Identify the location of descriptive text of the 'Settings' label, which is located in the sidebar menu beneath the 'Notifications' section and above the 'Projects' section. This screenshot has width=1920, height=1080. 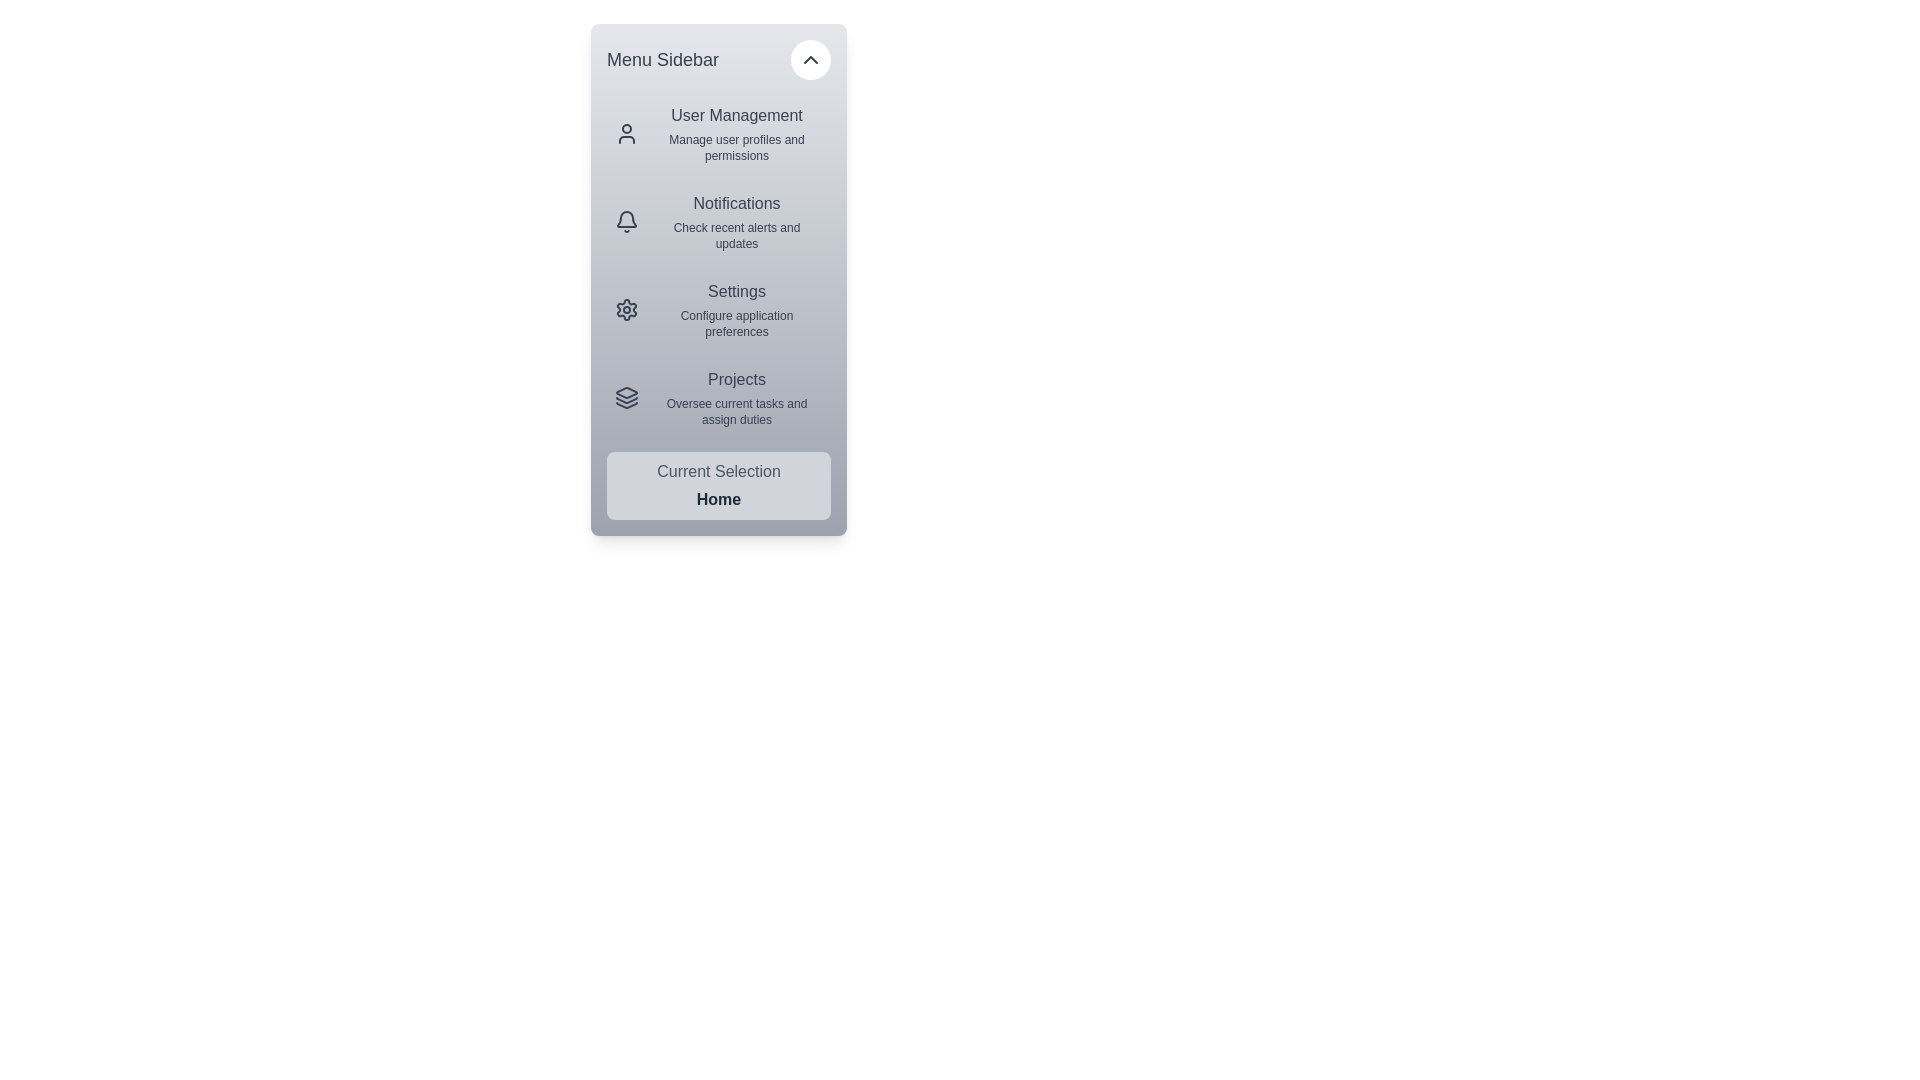
(736, 309).